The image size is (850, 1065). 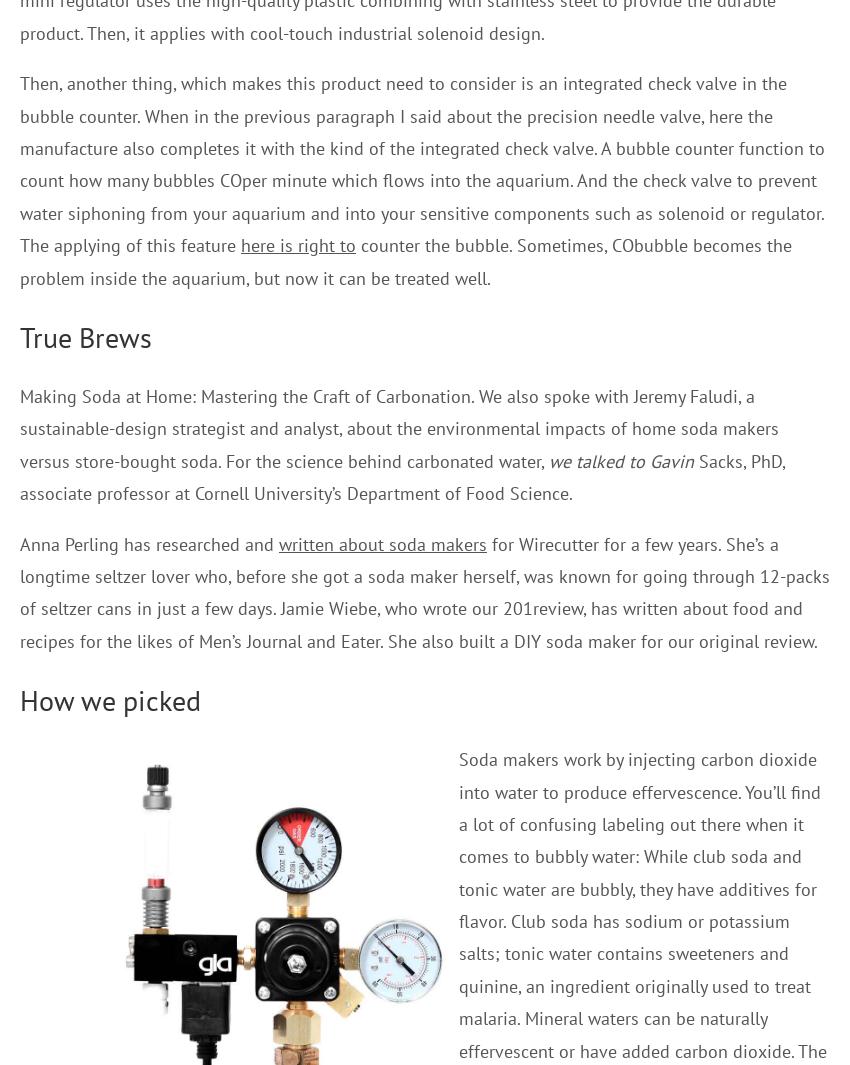 I want to click on 'Anna Perling has researched and', so click(x=149, y=543).